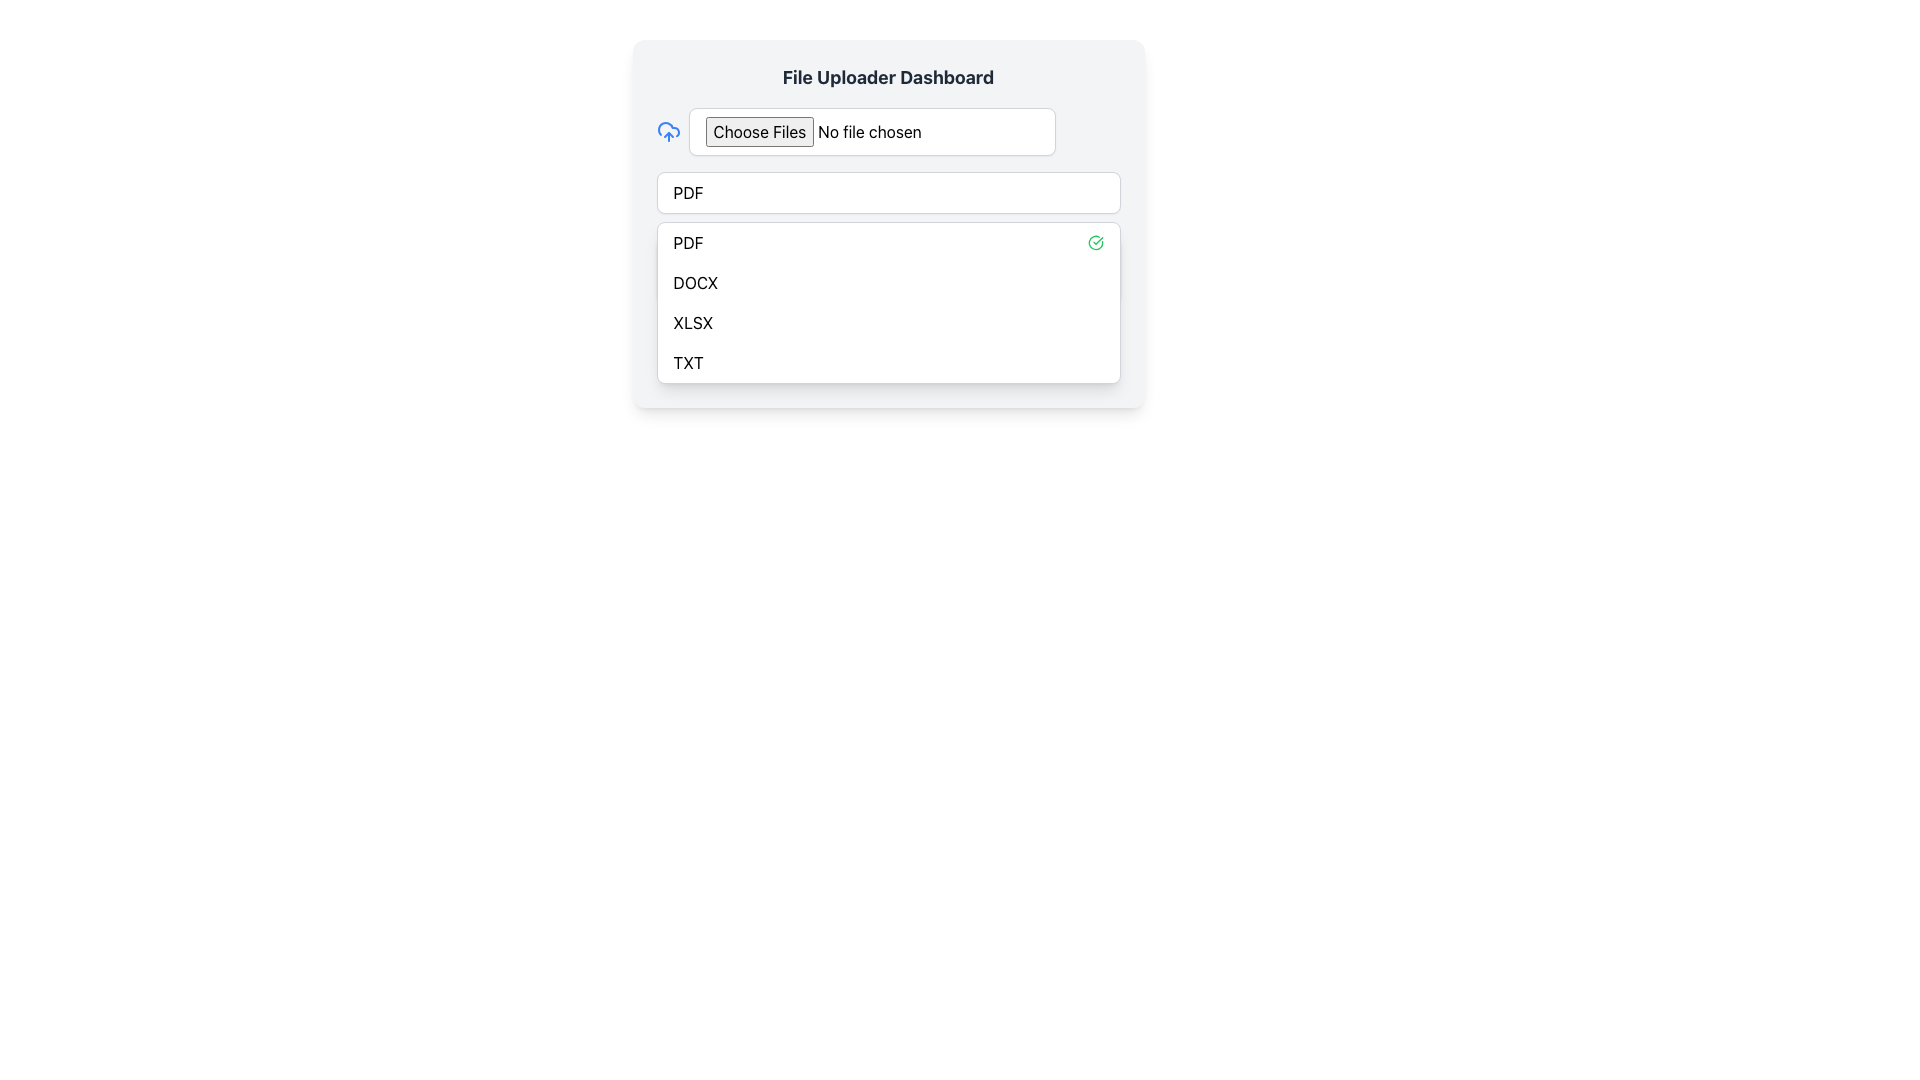  What do you see at coordinates (887, 362) in the screenshot?
I see `the 'TXT' file type selection in the dropdown menu` at bounding box center [887, 362].